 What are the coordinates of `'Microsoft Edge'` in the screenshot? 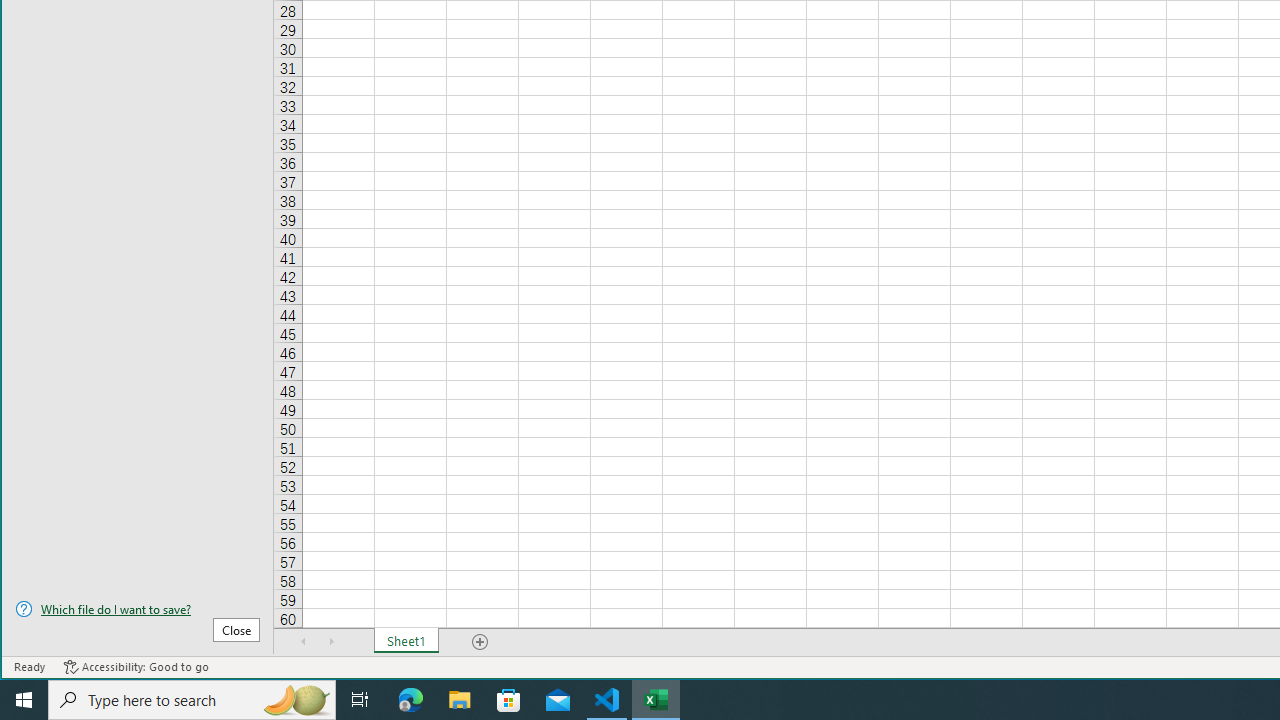 It's located at (410, 698).